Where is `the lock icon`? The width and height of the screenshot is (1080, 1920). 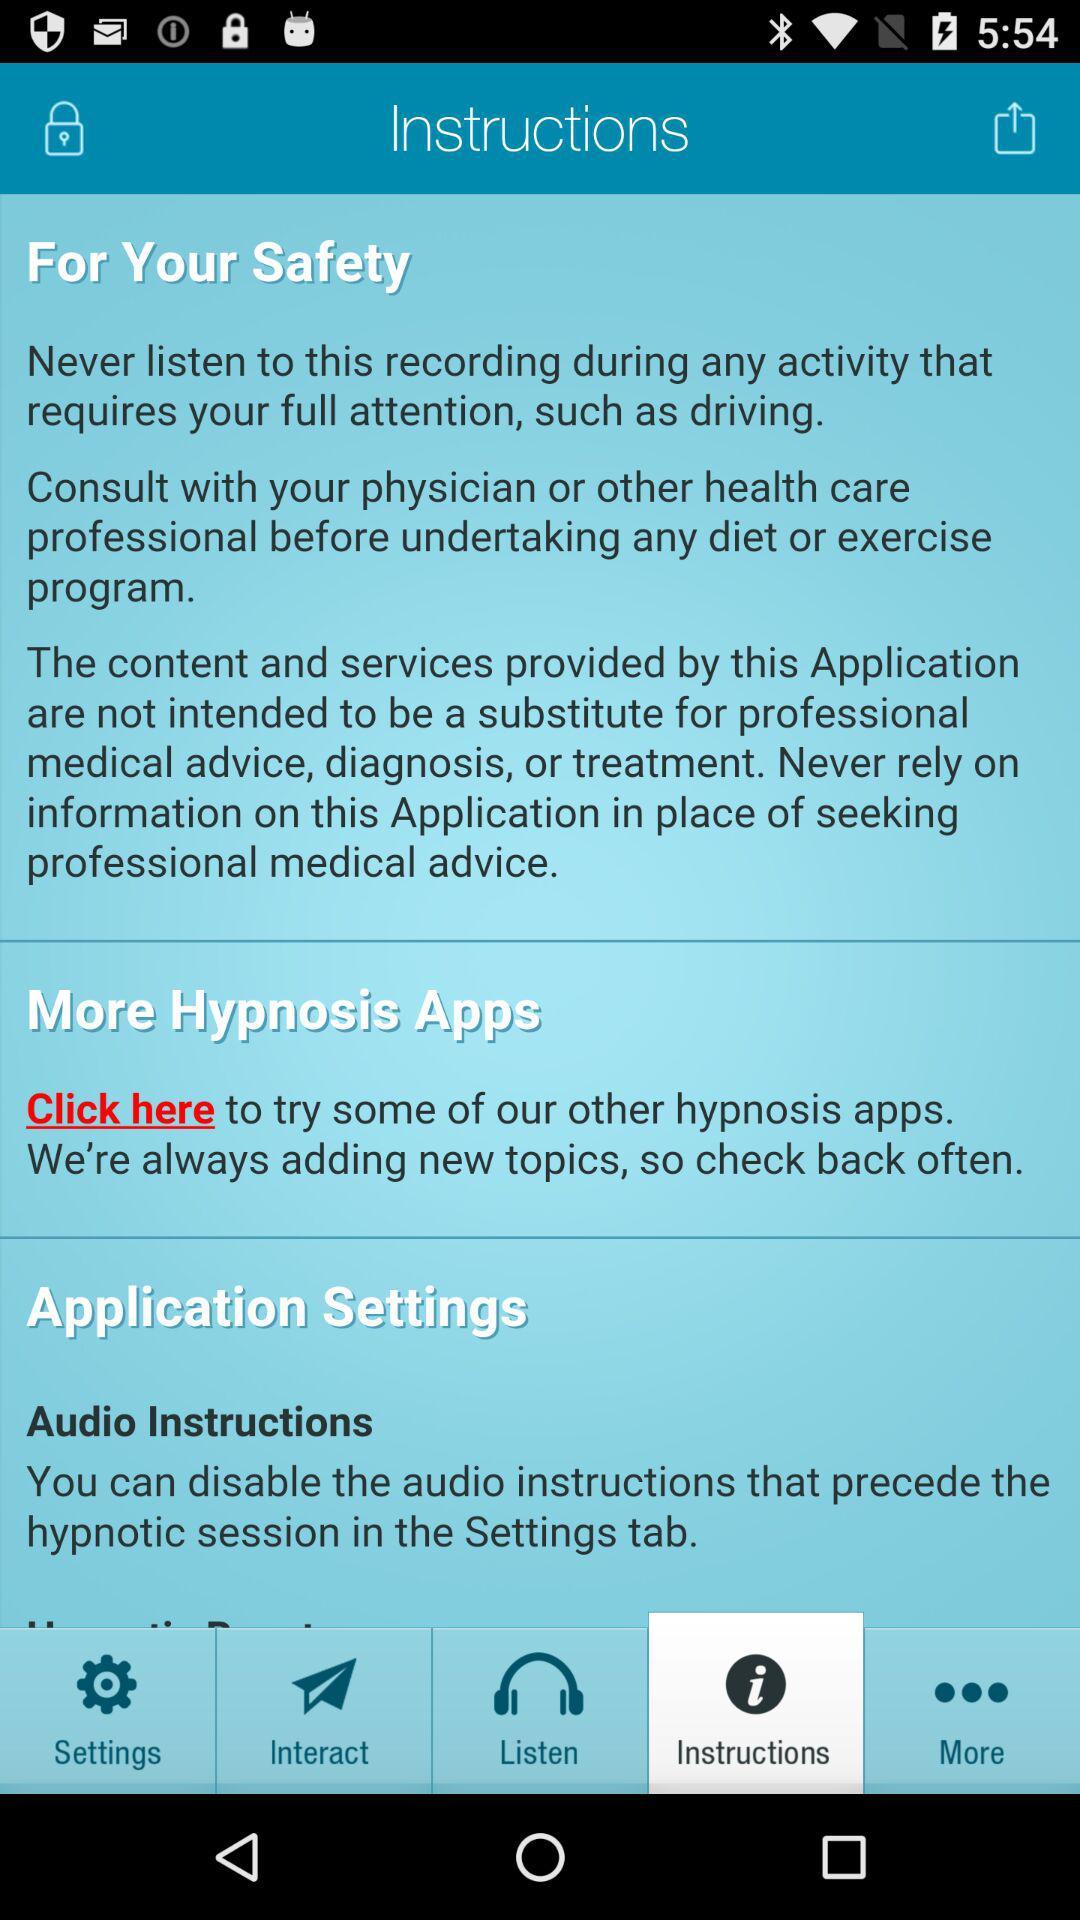 the lock icon is located at coordinates (63, 136).